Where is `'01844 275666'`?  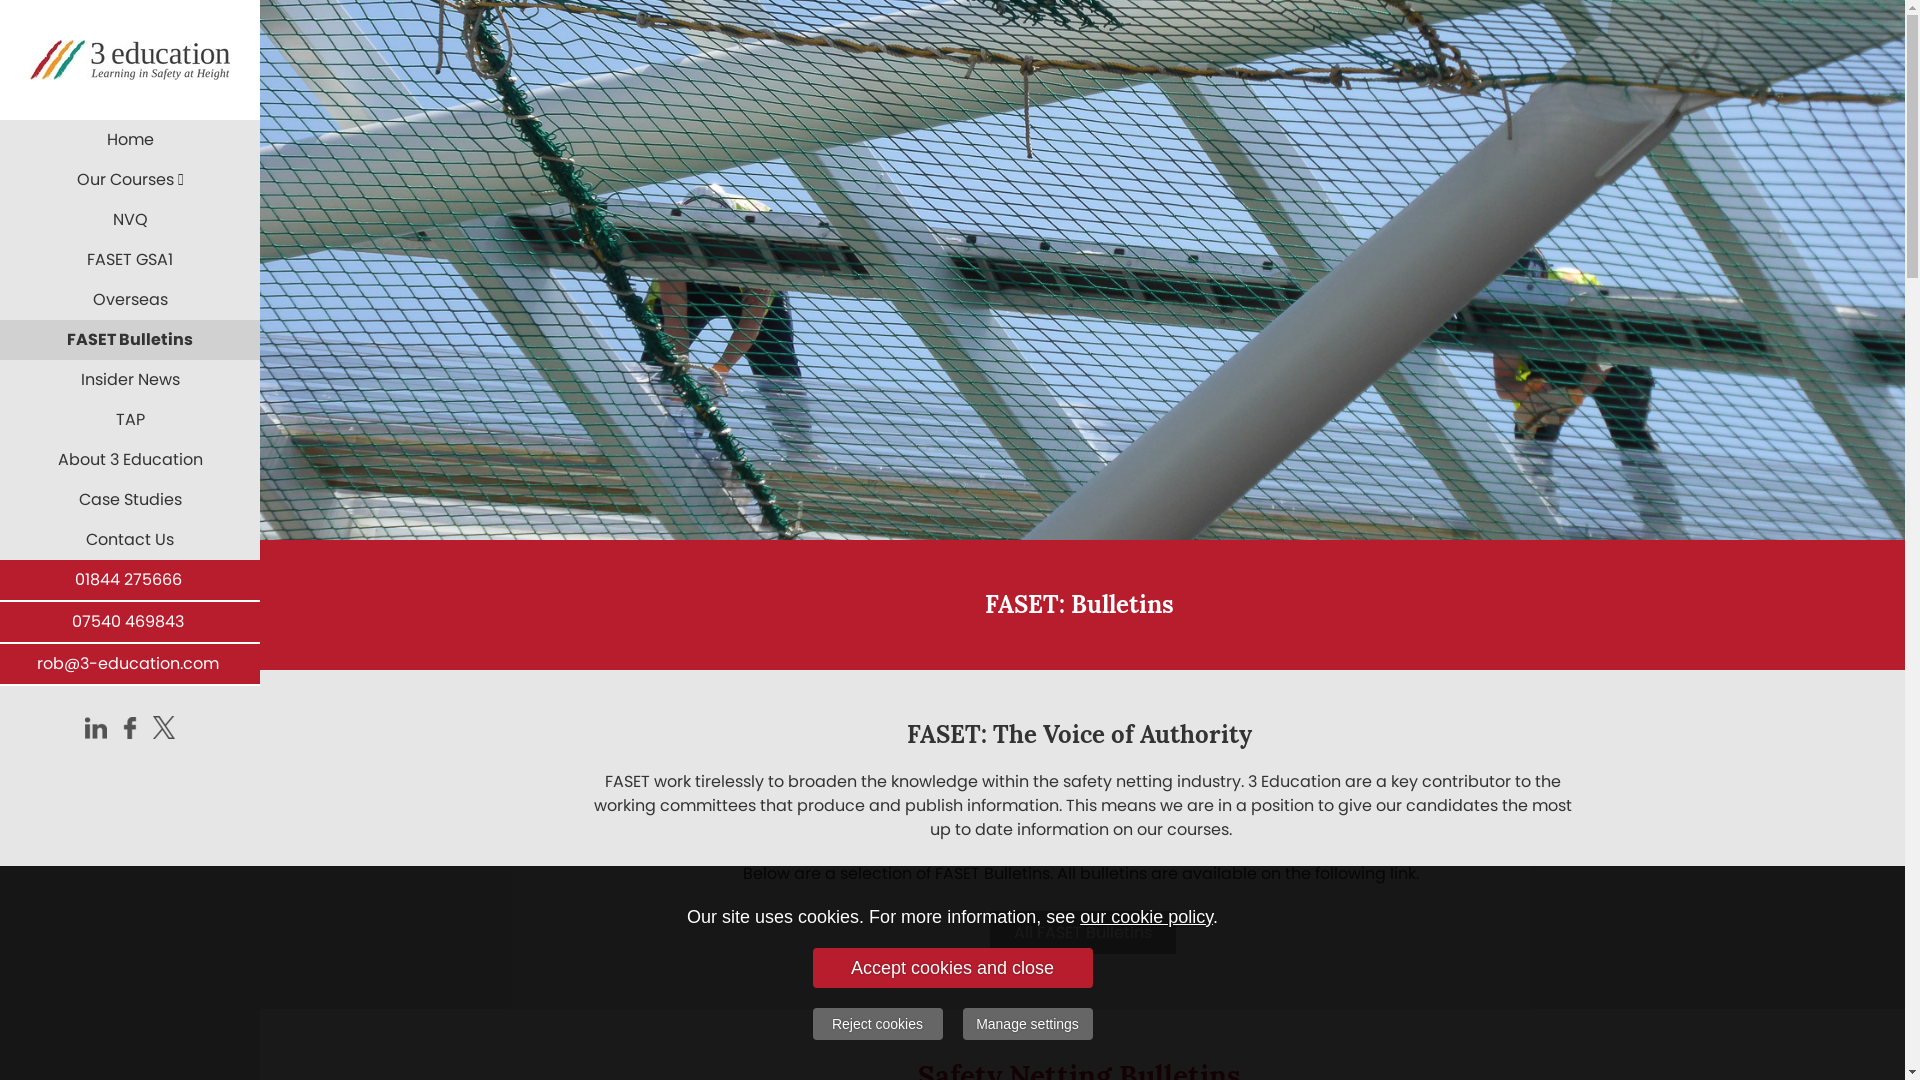
'01844 275666' is located at coordinates (126, 579).